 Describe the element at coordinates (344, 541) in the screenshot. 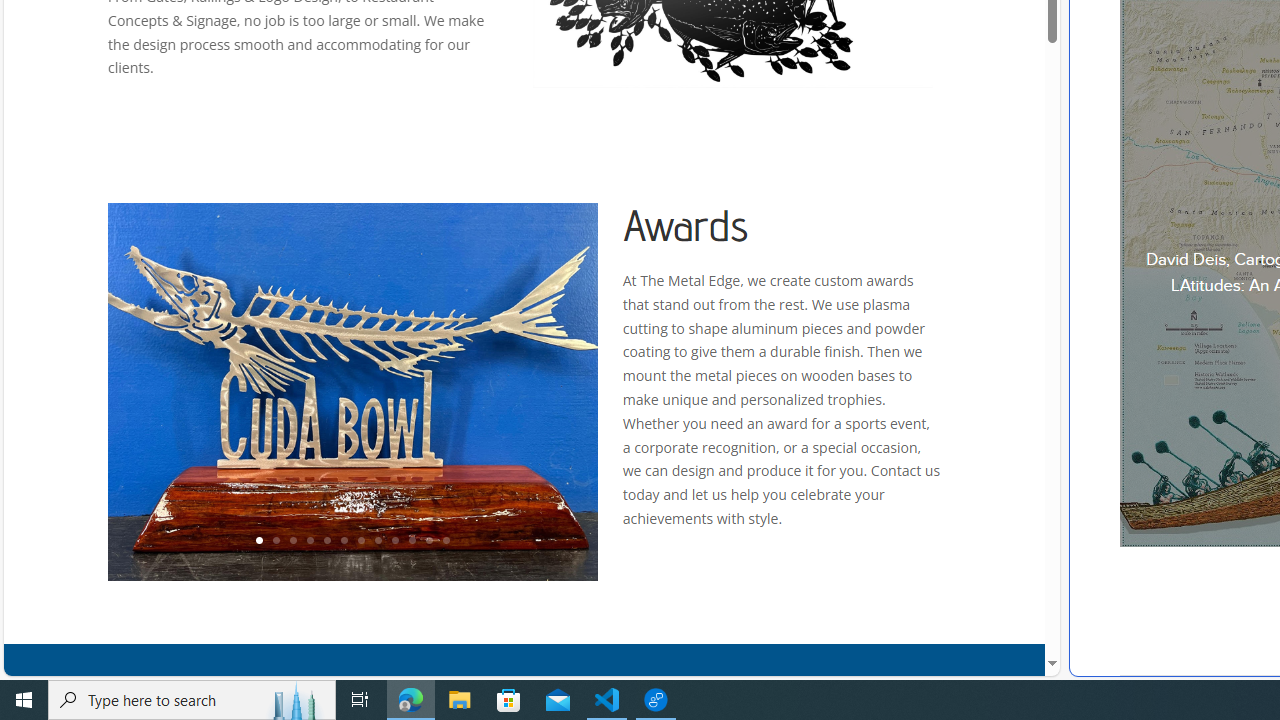

I see `'6'` at that location.